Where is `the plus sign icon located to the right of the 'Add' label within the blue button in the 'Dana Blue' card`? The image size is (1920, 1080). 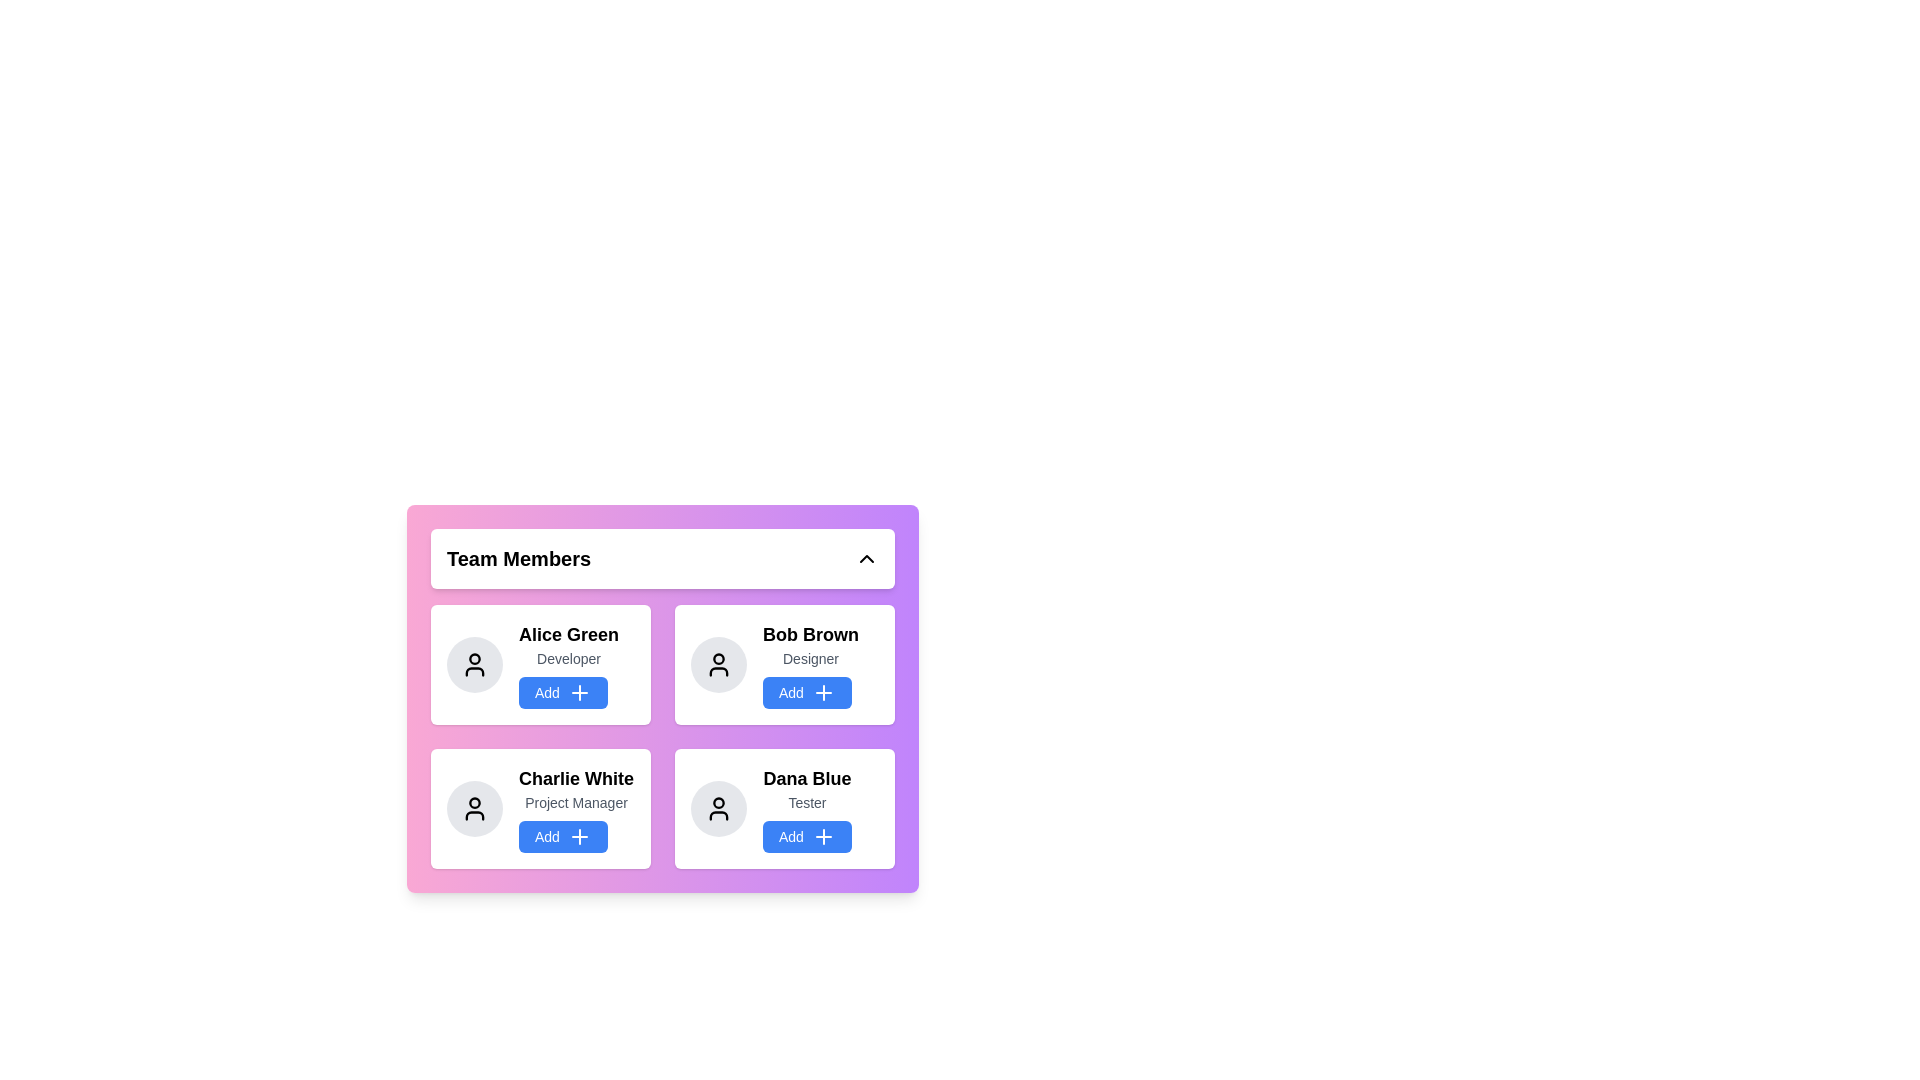
the plus sign icon located to the right of the 'Add' label within the blue button in the 'Dana Blue' card is located at coordinates (823, 837).